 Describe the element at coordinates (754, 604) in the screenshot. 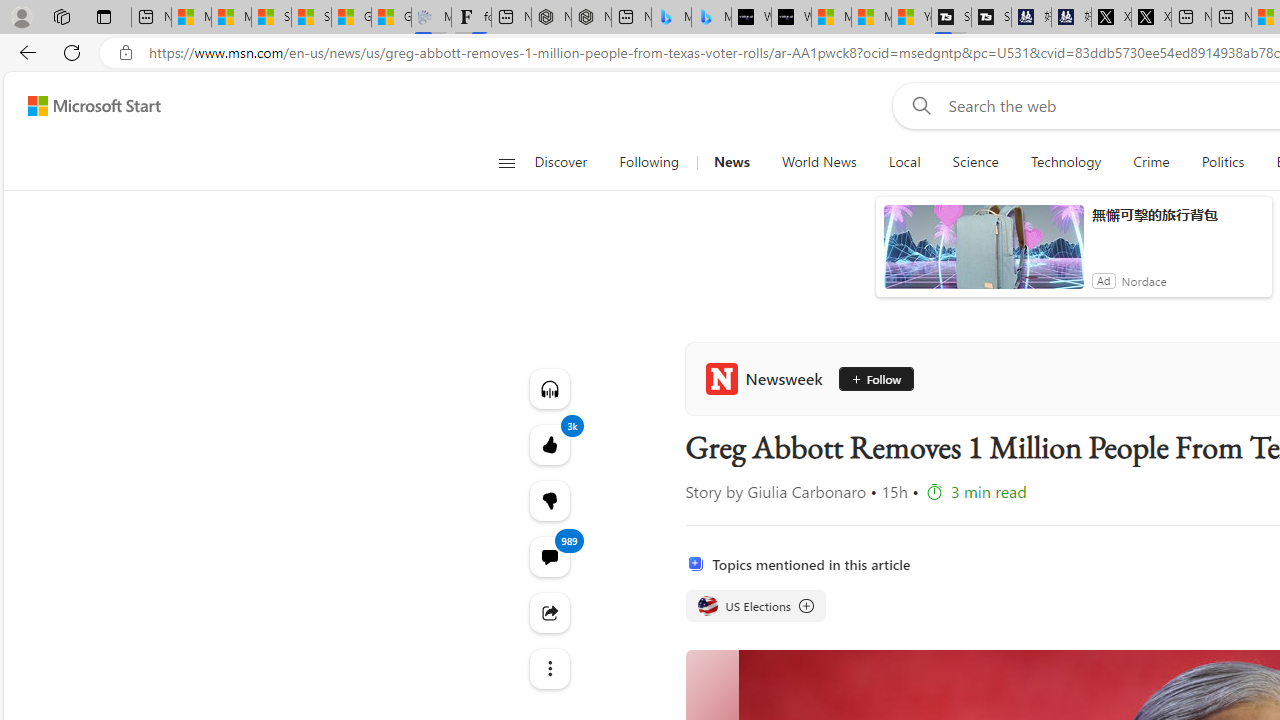

I see `'US Elections US Elections US Elections'` at that location.